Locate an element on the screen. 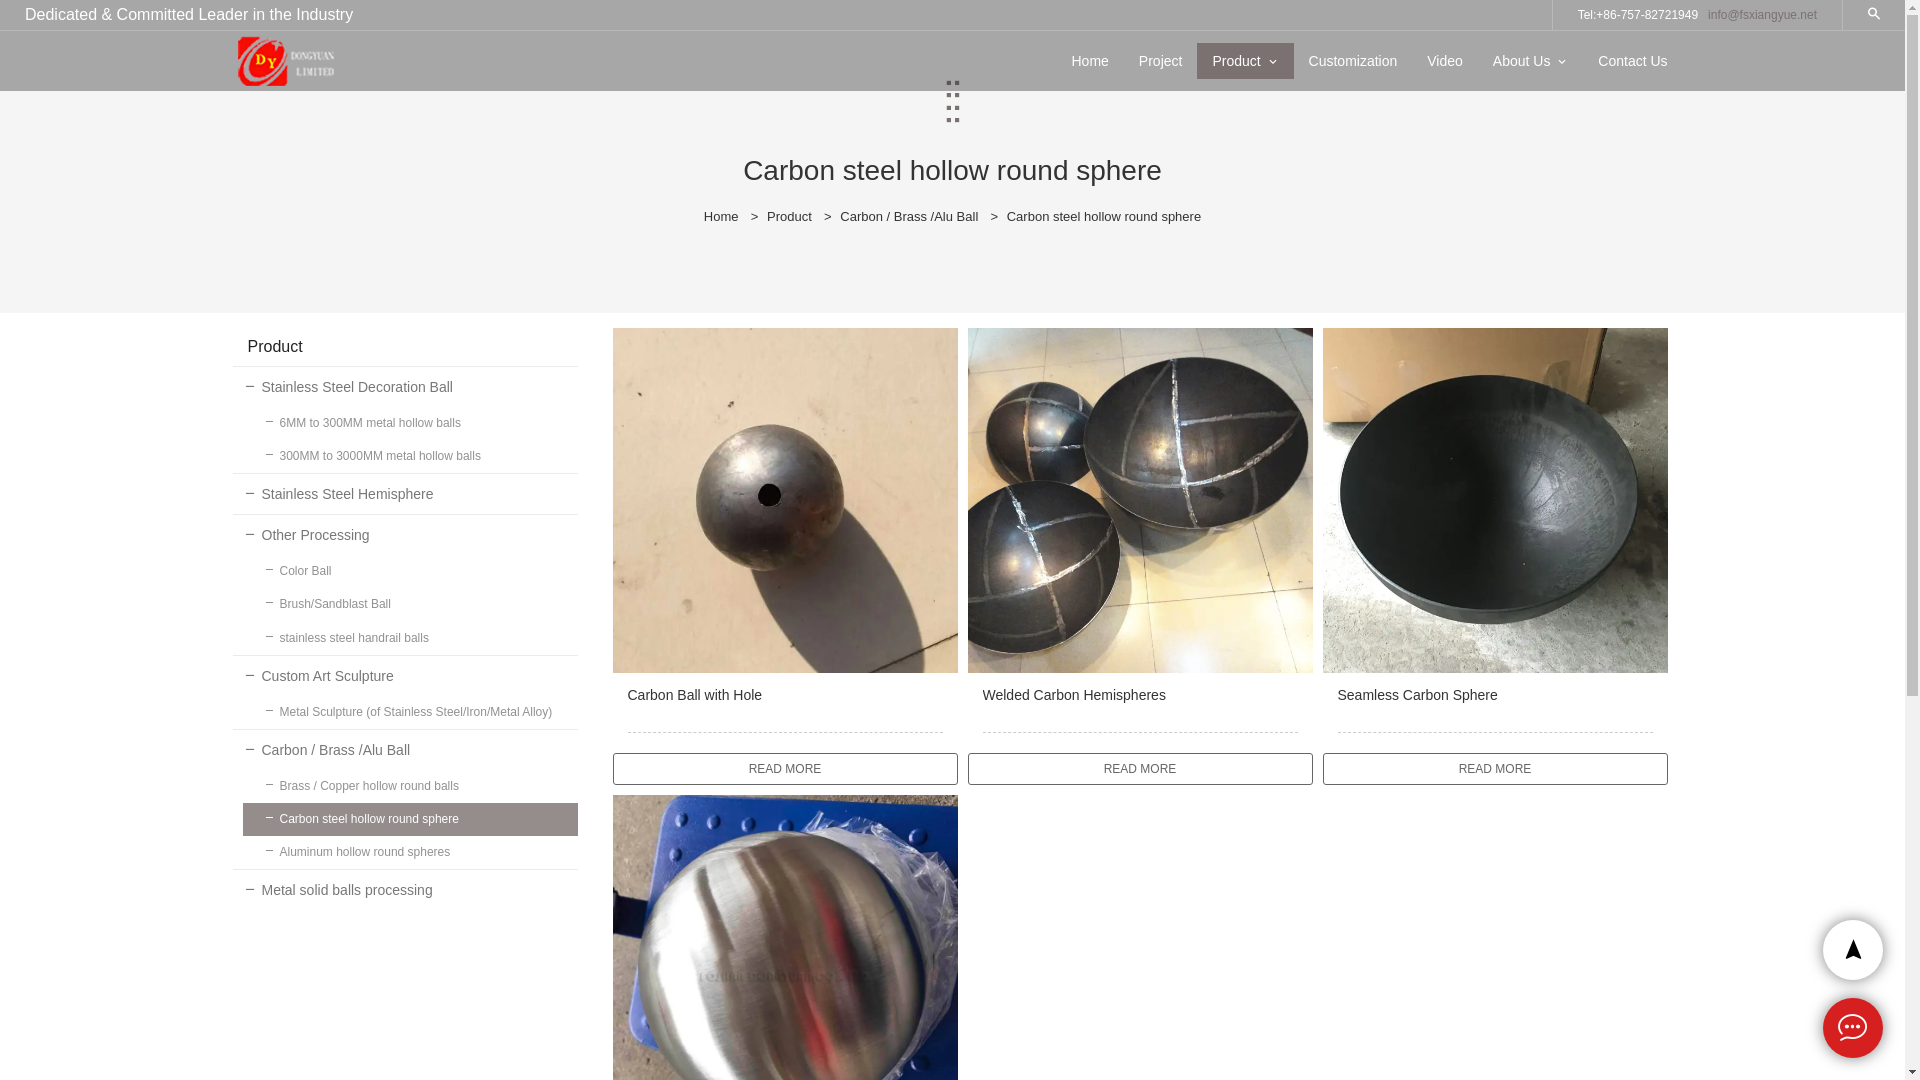 Image resolution: width=1920 pixels, height=1080 pixels. '300MM to 3000MM metal hollow balls' is located at coordinates (408, 456).